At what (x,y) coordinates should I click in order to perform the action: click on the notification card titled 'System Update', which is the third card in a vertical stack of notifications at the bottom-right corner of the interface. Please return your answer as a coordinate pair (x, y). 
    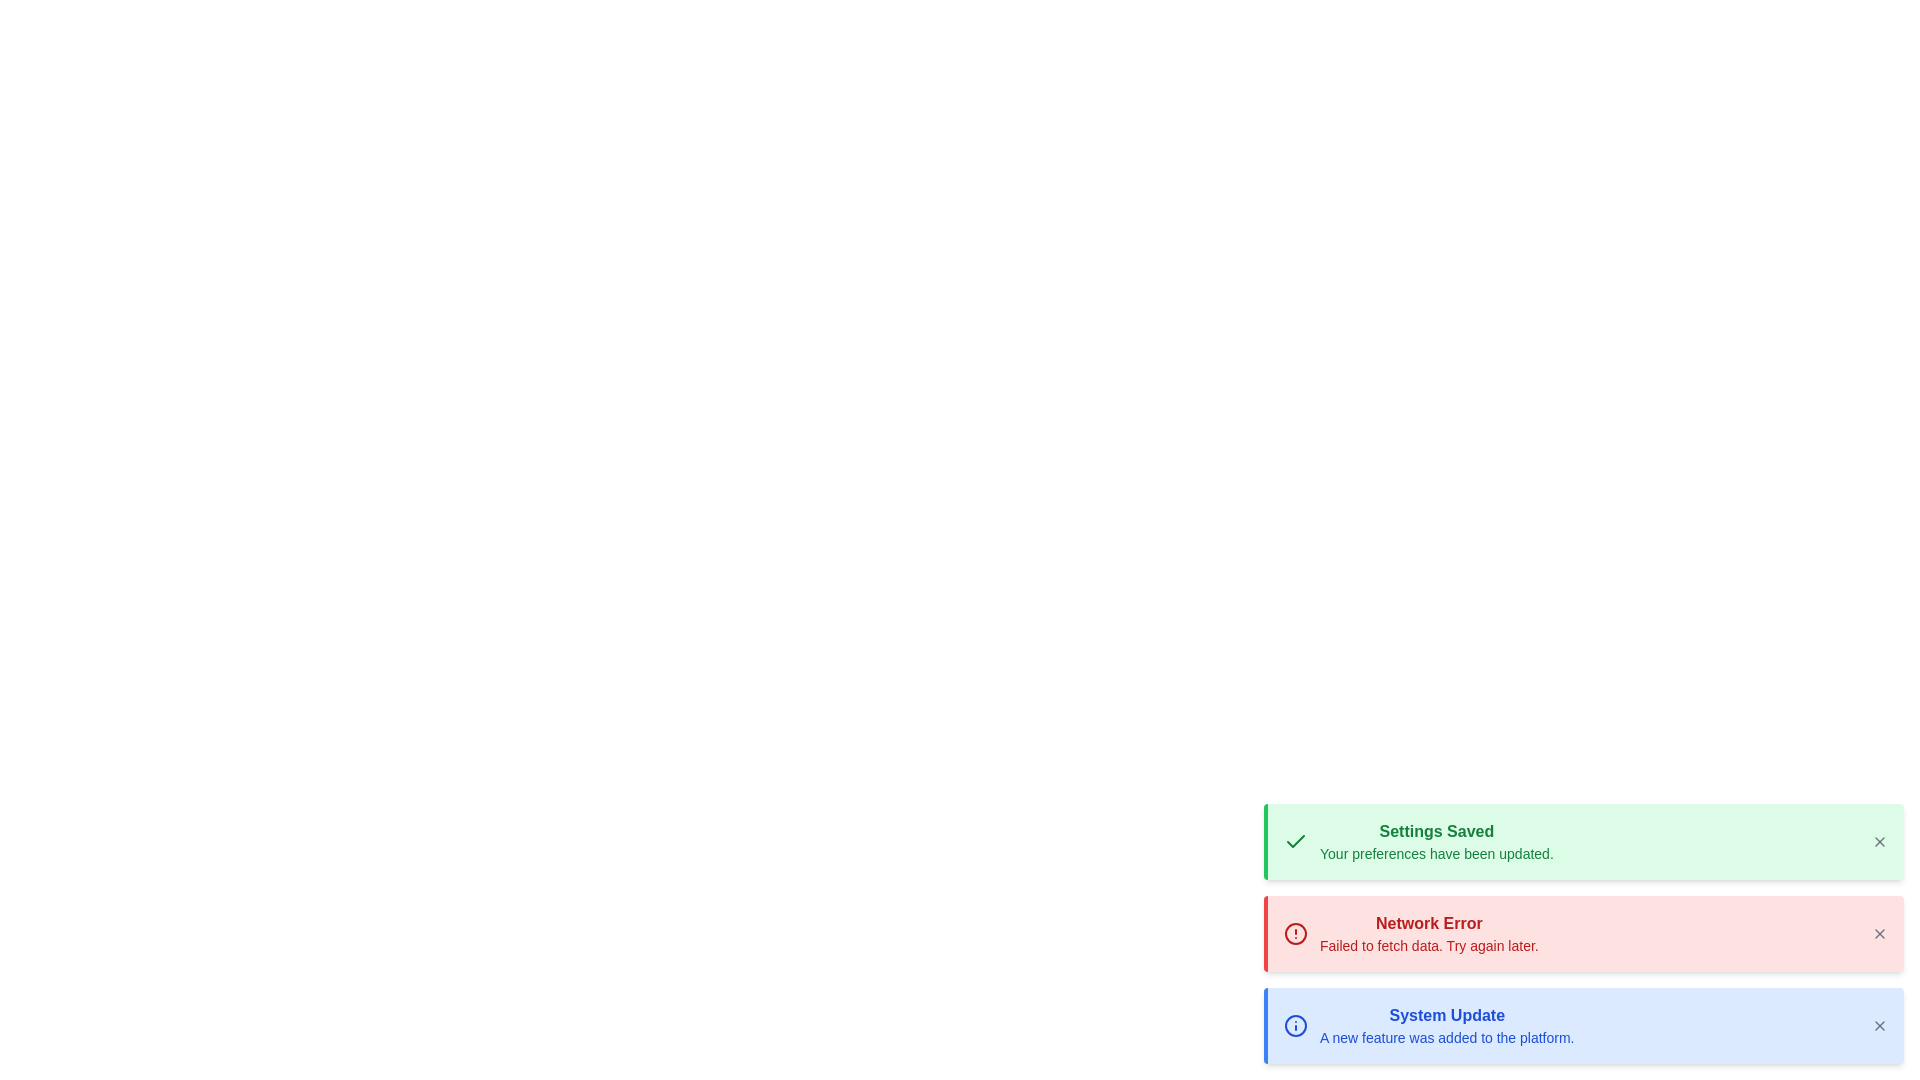
    Looking at the image, I should click on (1583, 1026).